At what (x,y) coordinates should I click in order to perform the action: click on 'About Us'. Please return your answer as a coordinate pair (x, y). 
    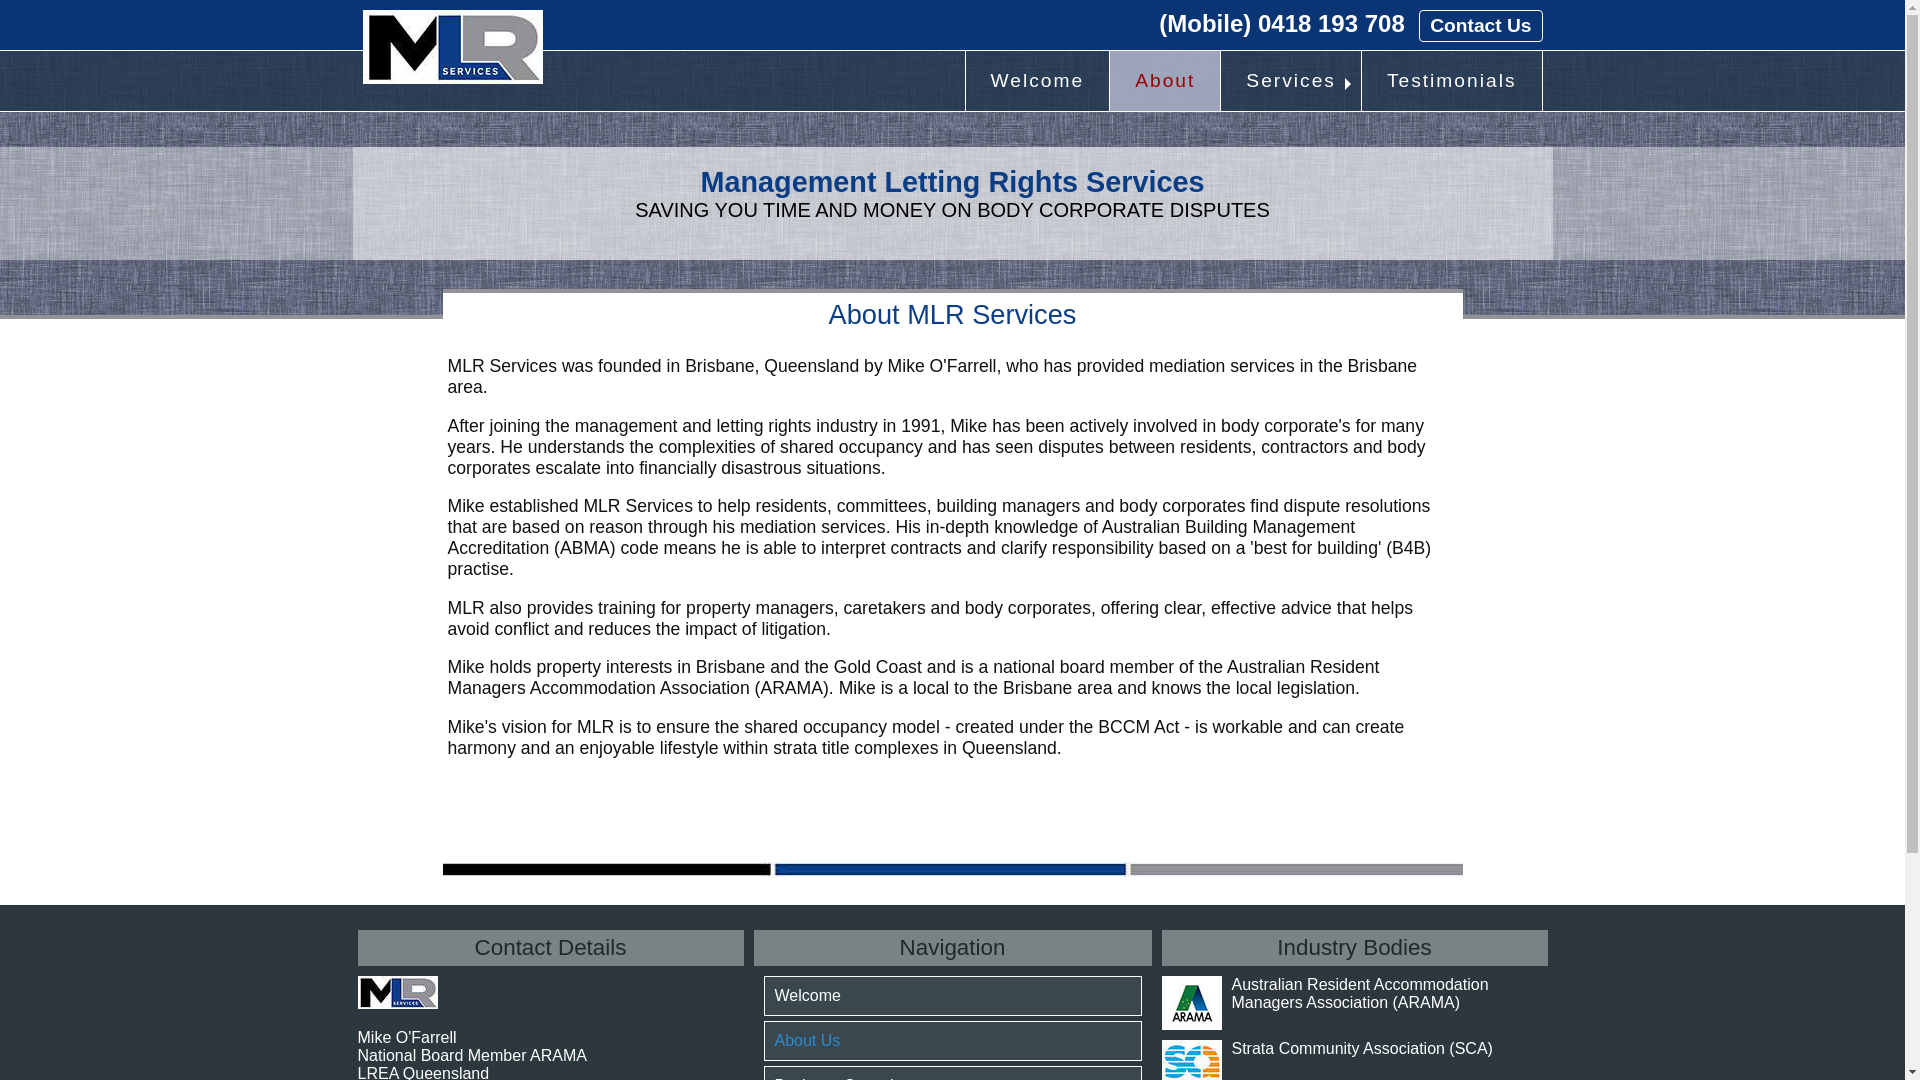
    Looking at the image, I should click on (952, 1040).